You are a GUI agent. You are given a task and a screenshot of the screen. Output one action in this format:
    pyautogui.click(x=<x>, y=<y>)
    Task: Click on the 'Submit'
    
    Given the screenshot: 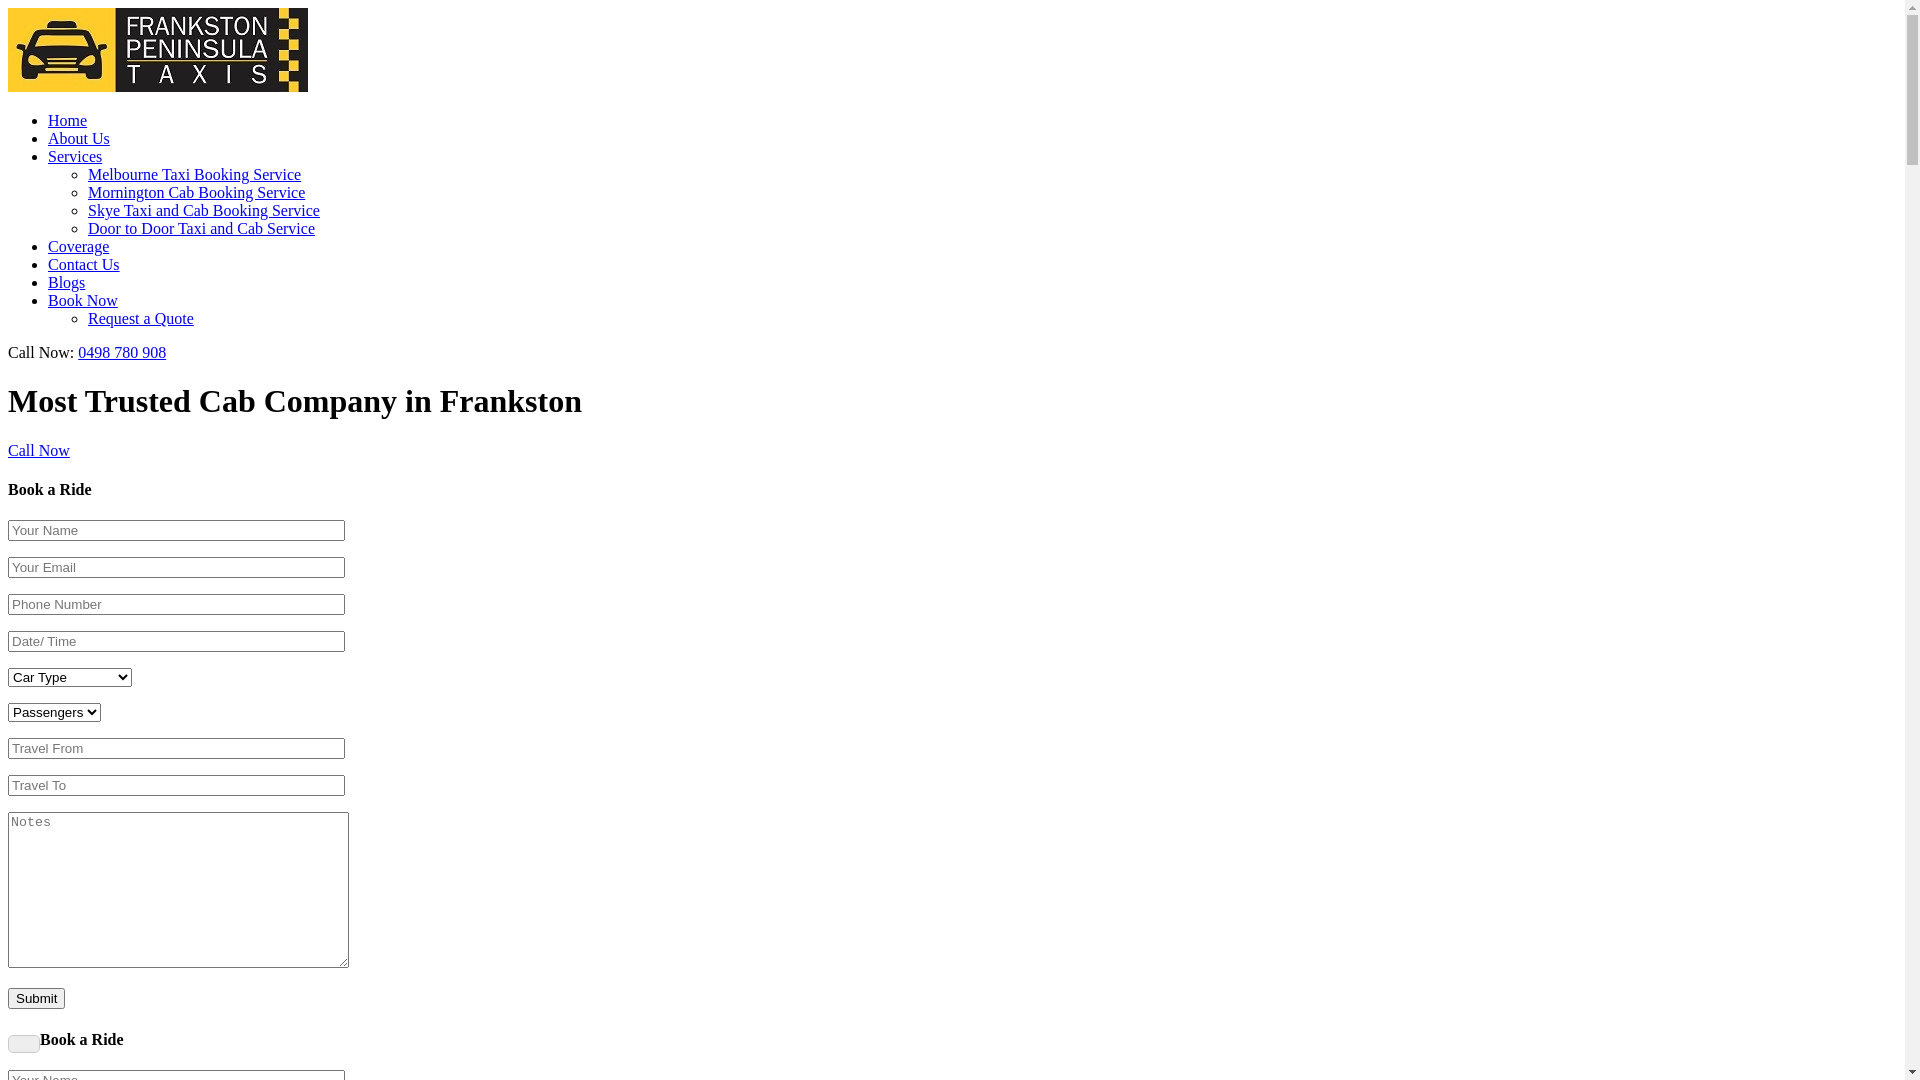 What is the action you would take?
    pyautogui.click(x=36, y=998)
    